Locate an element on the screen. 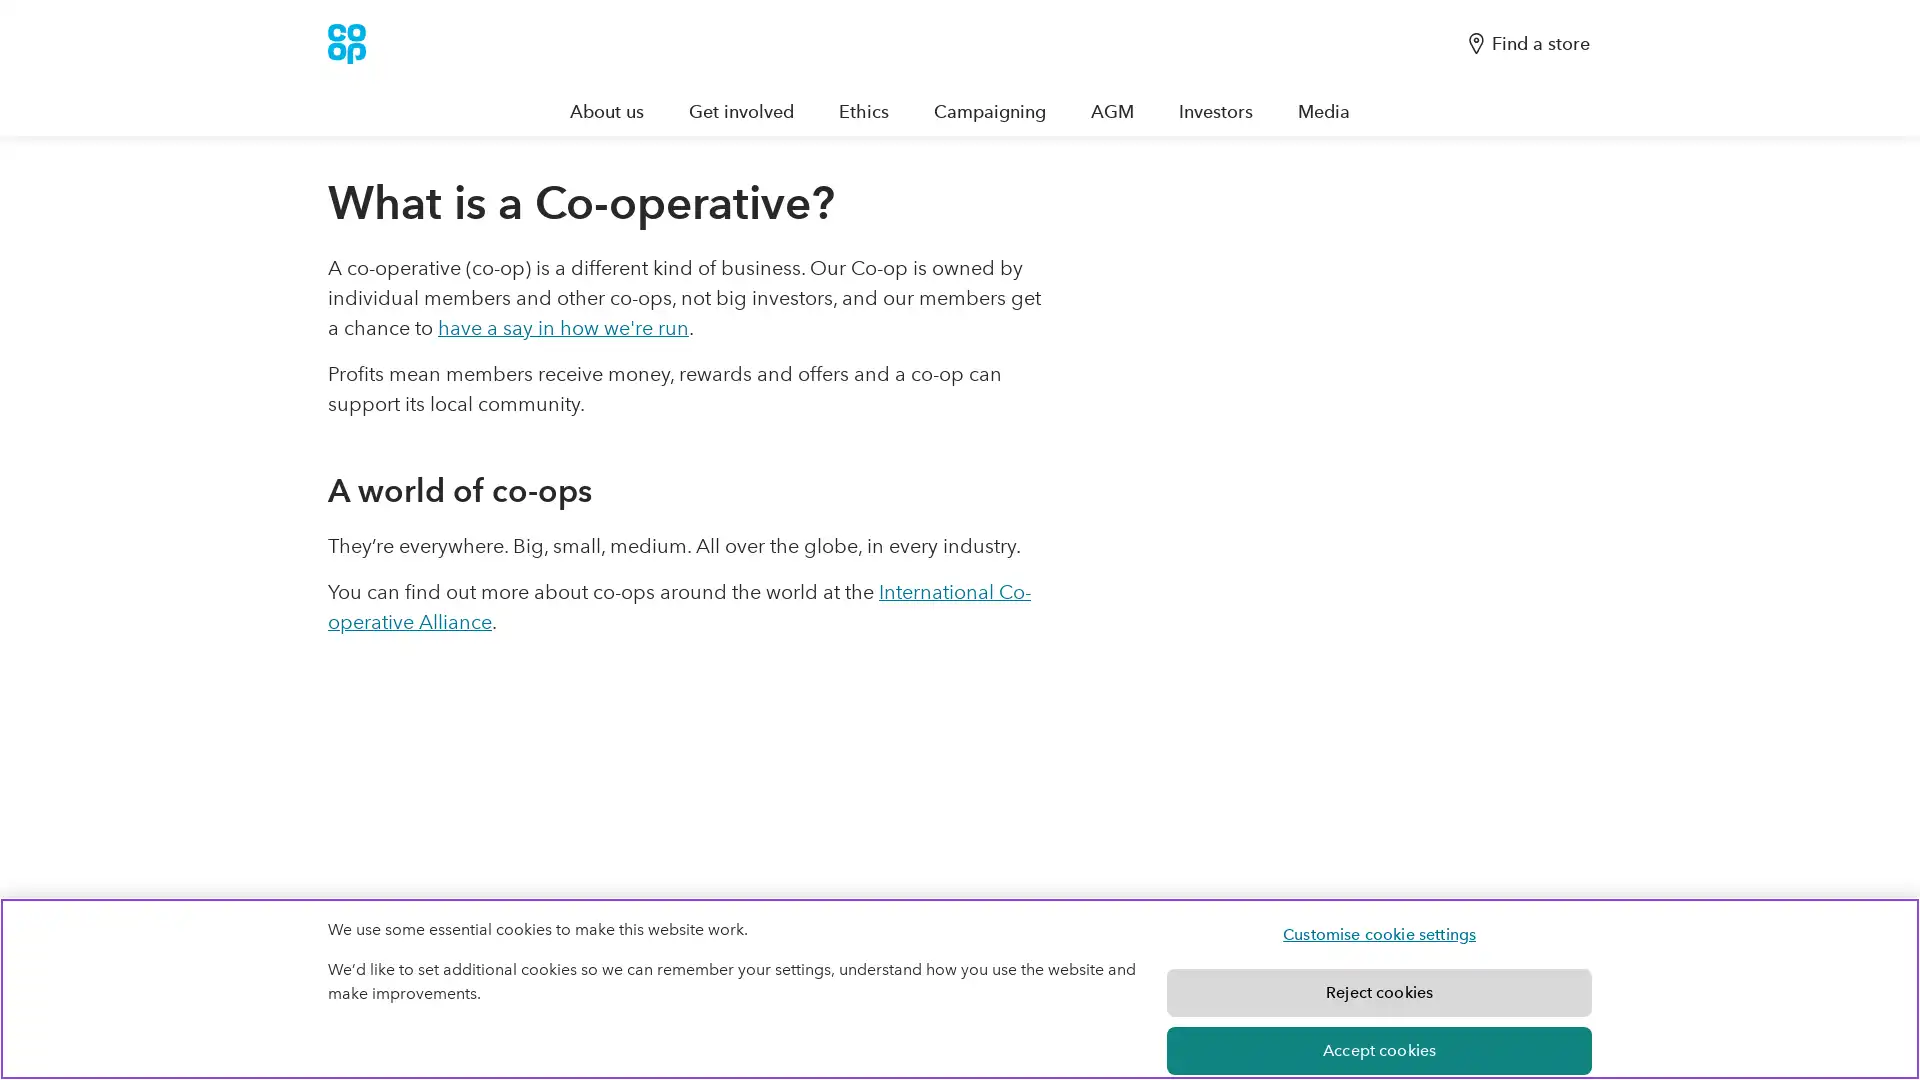  Reject cookies is located at coordinates (1377, 992).